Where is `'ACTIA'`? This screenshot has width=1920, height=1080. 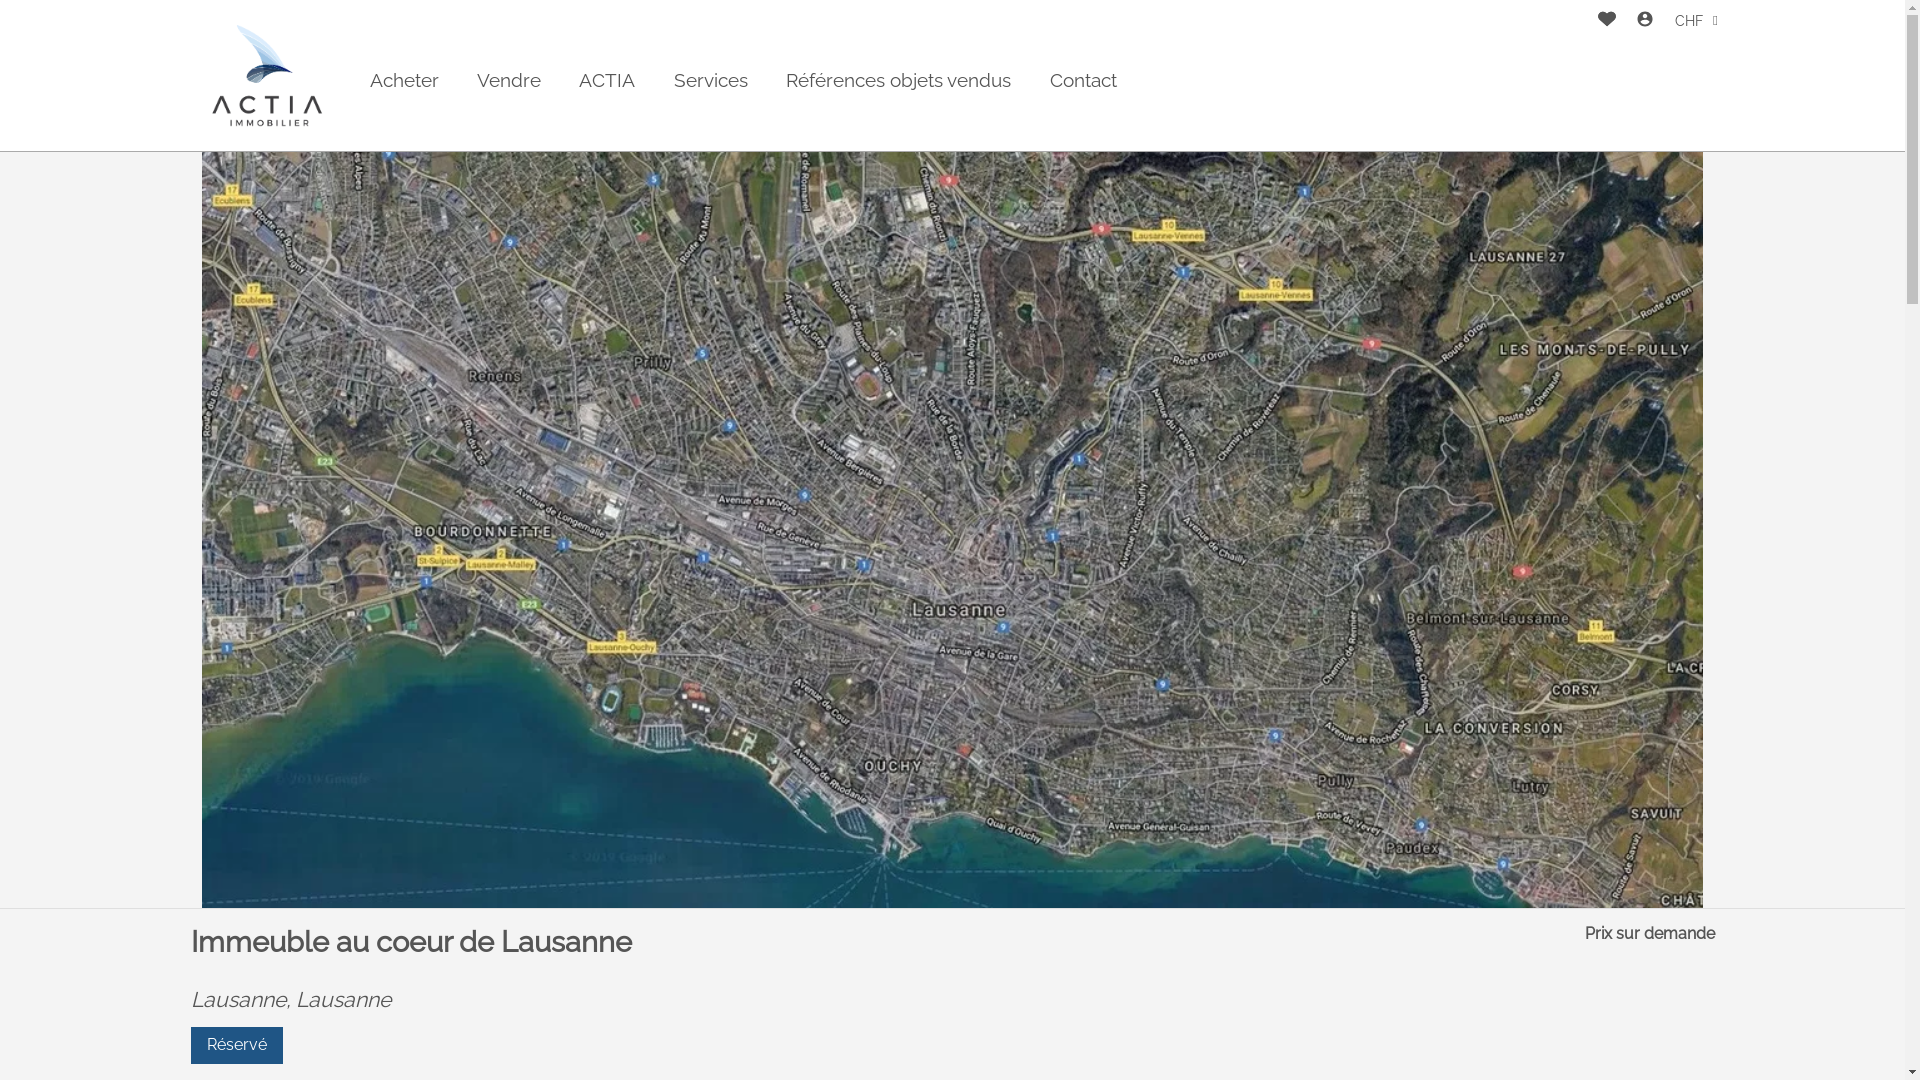 'ACTIA' is located at coordinates (605, 79).